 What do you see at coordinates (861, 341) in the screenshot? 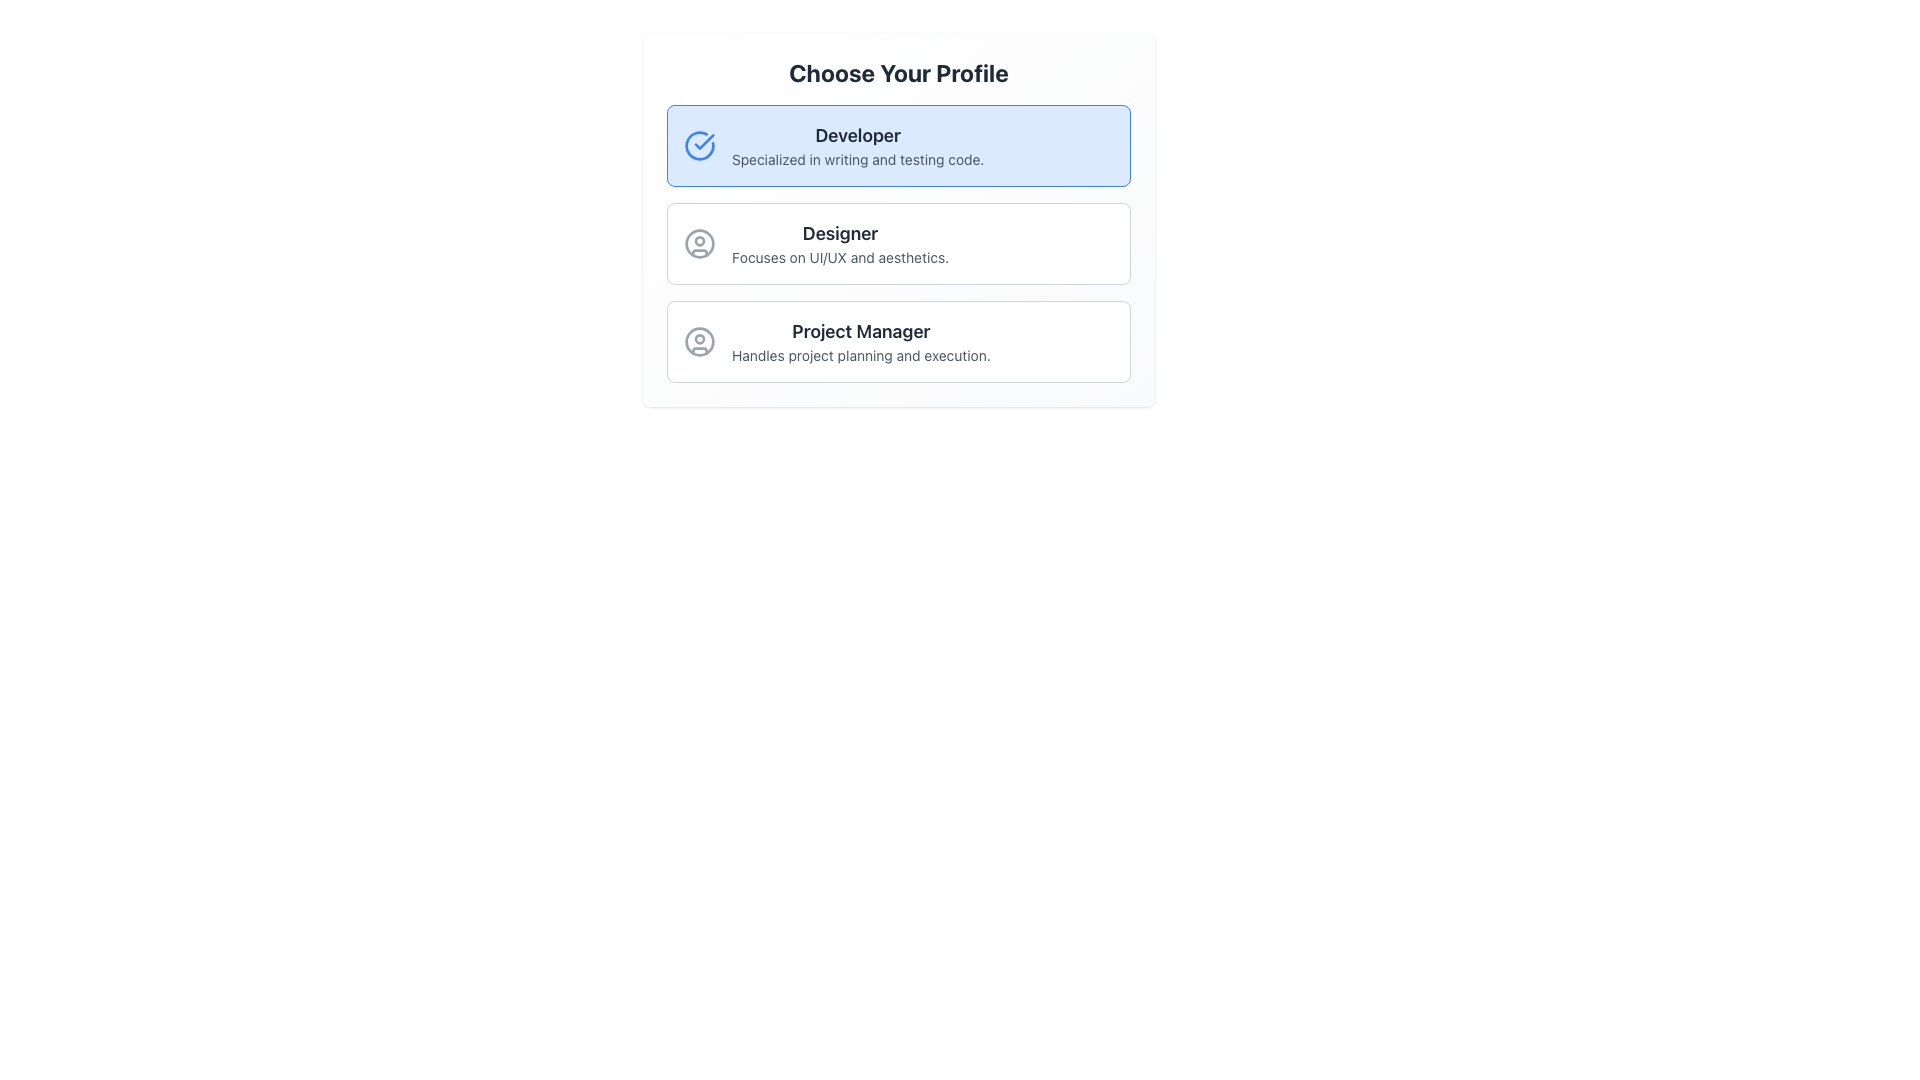
I see `the 'Project Manager' label in the user profile selection interface` at bounding box center [861, 341].